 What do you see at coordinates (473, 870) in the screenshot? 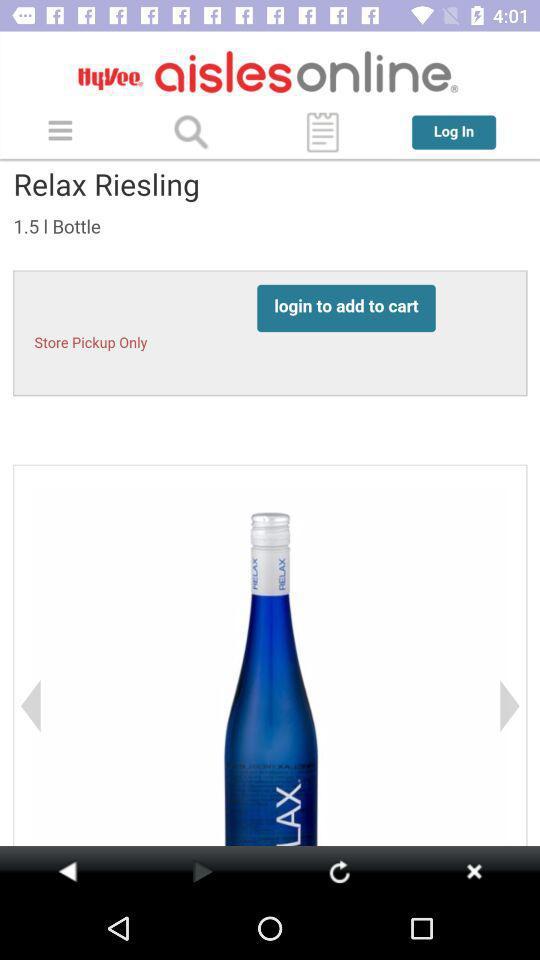
I see `the skip_next icon` at bounding box center [473, 870].